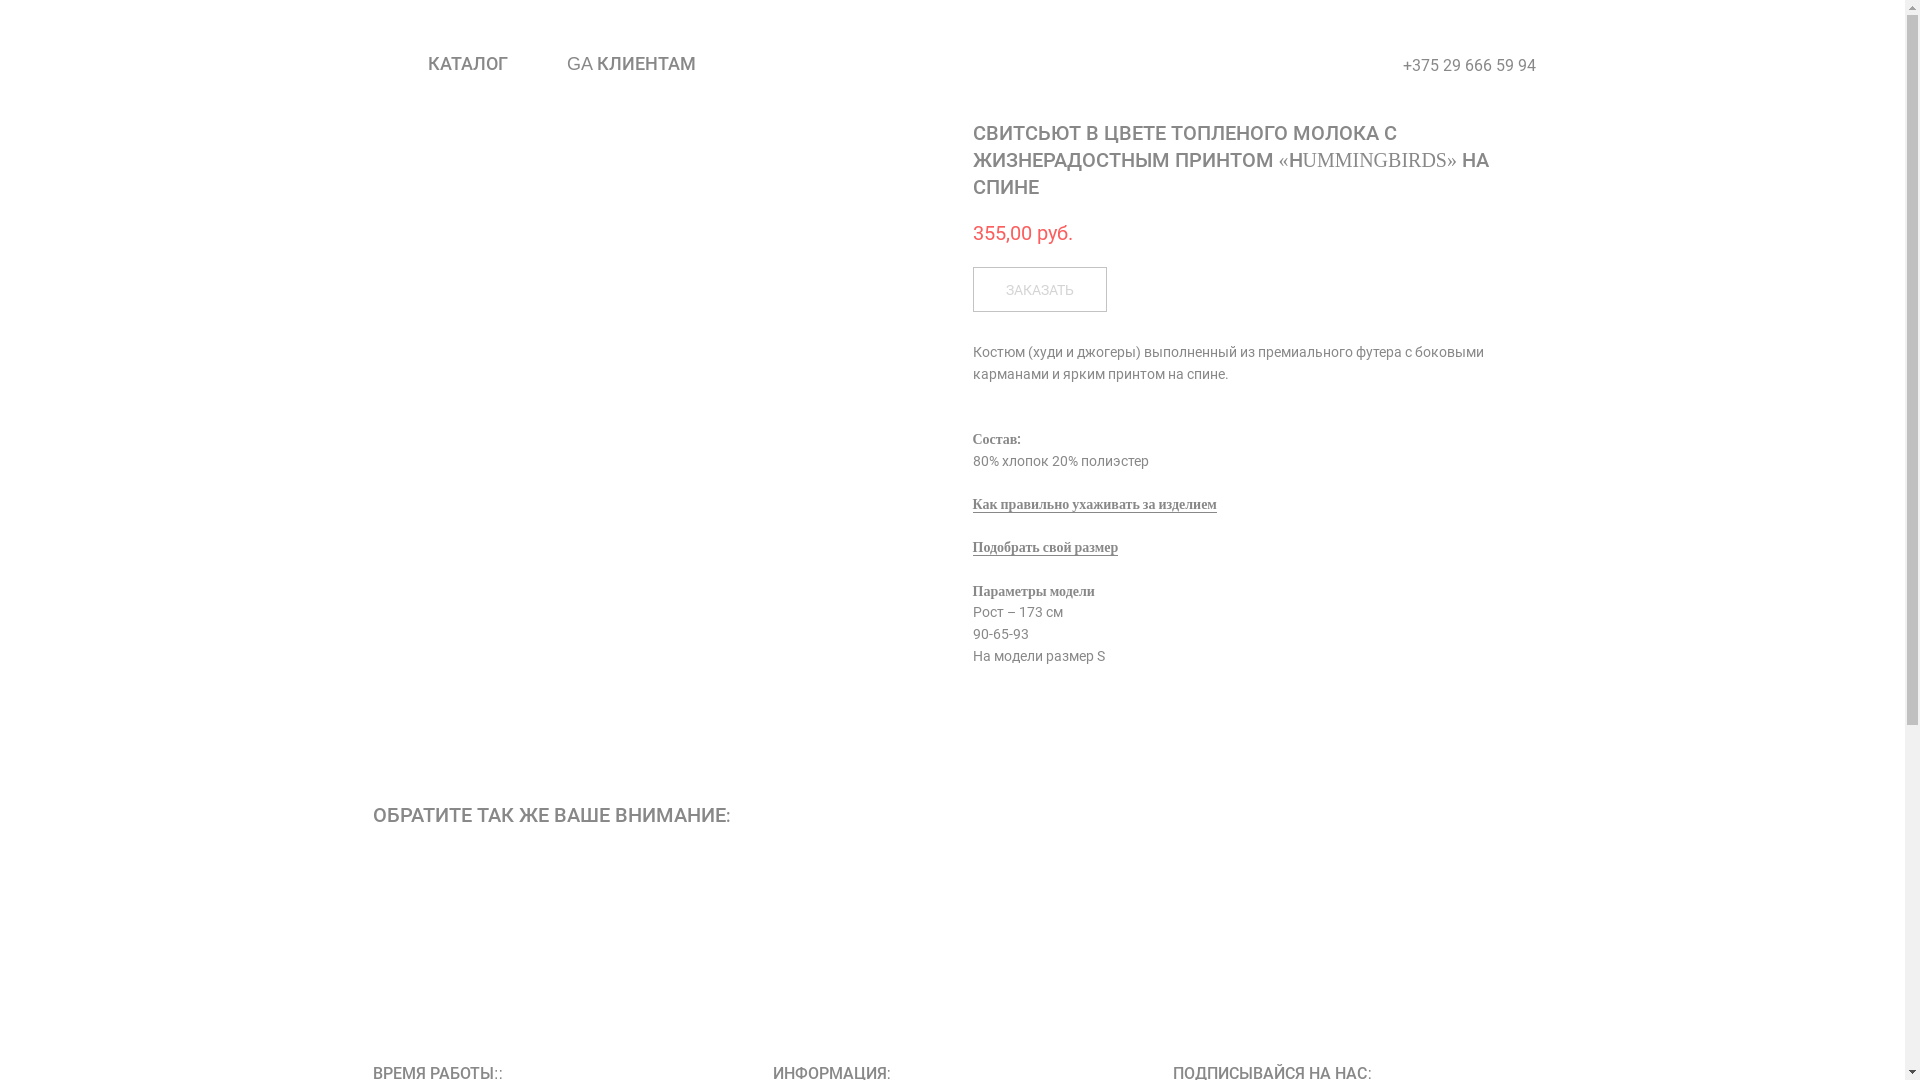 This screenshot has height=1080, width=1920. What do you see at coordinates (1400, 64) in the screenshot?
I see `'+375 29 666 59 94'` at bounding box center [1400, 64].